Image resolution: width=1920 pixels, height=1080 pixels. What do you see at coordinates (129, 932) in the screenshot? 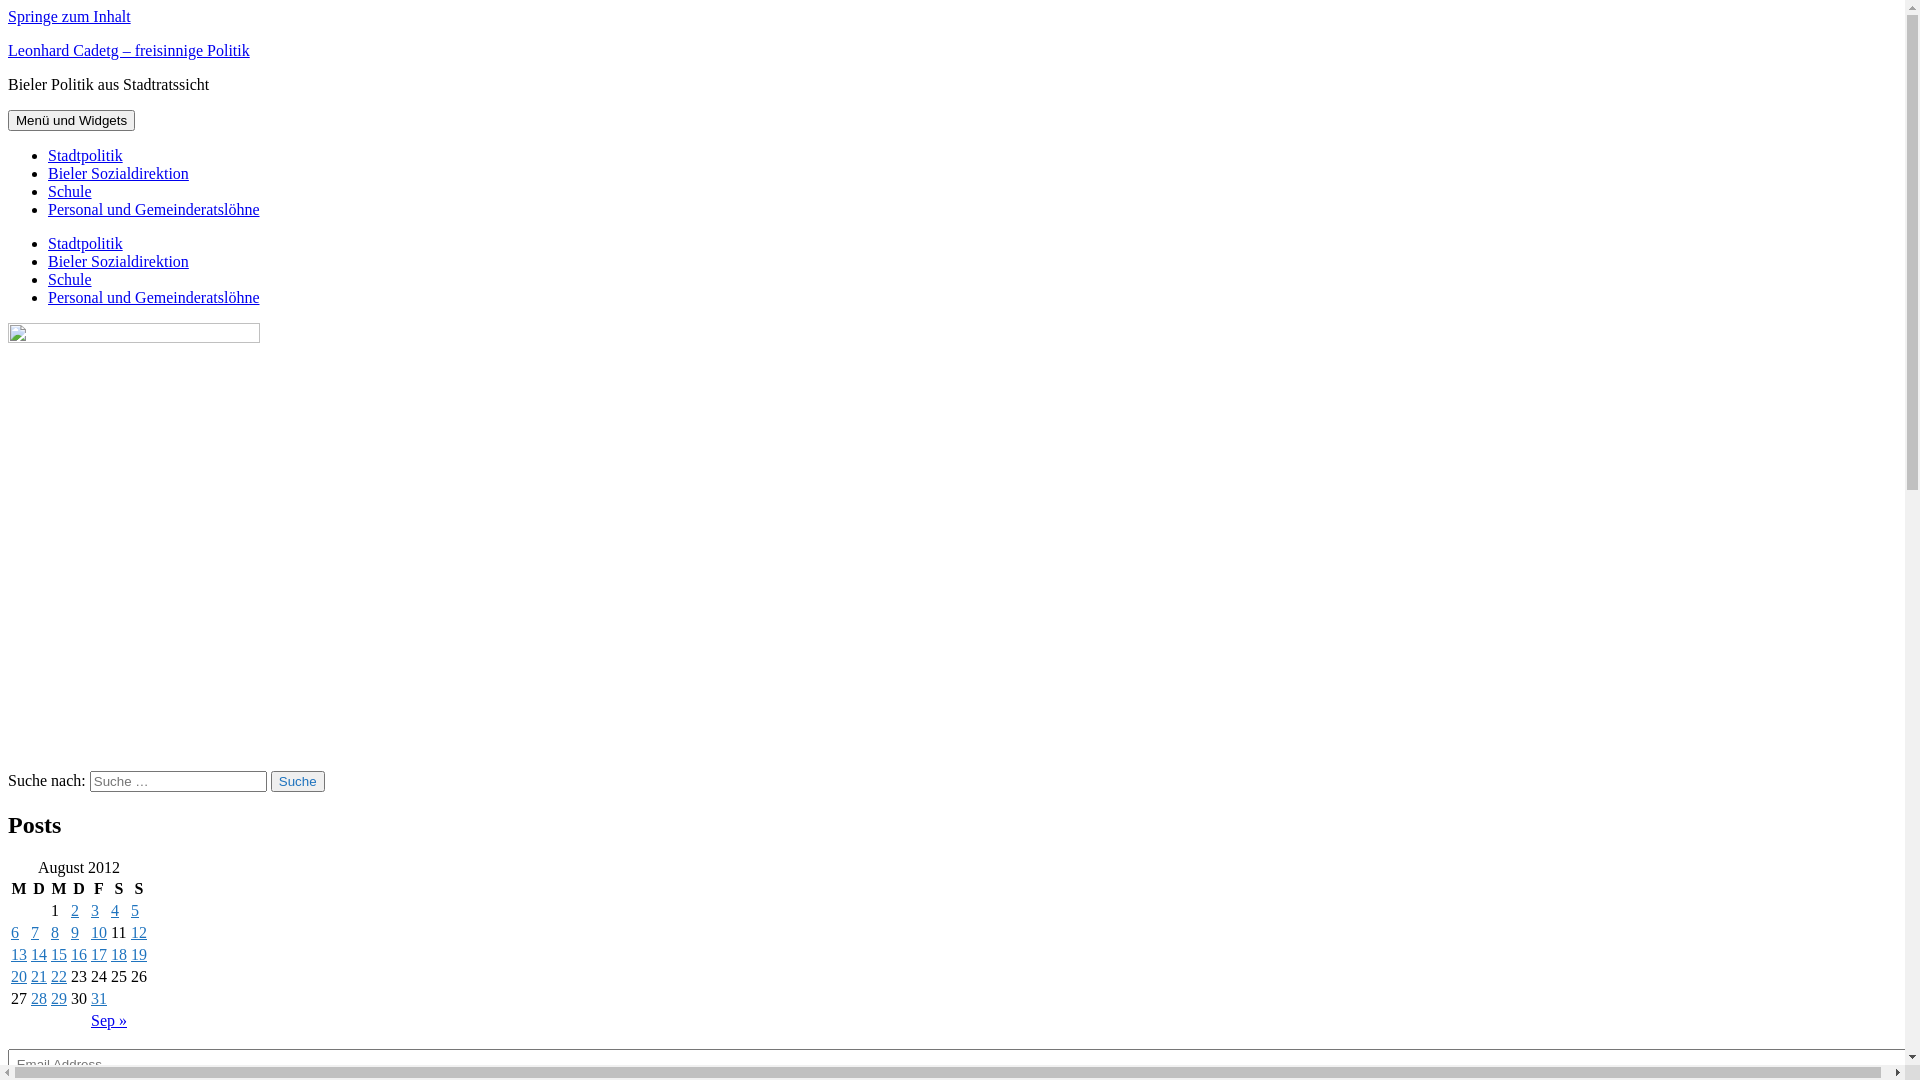
I see `'12'` at bounding box center [129, 932].